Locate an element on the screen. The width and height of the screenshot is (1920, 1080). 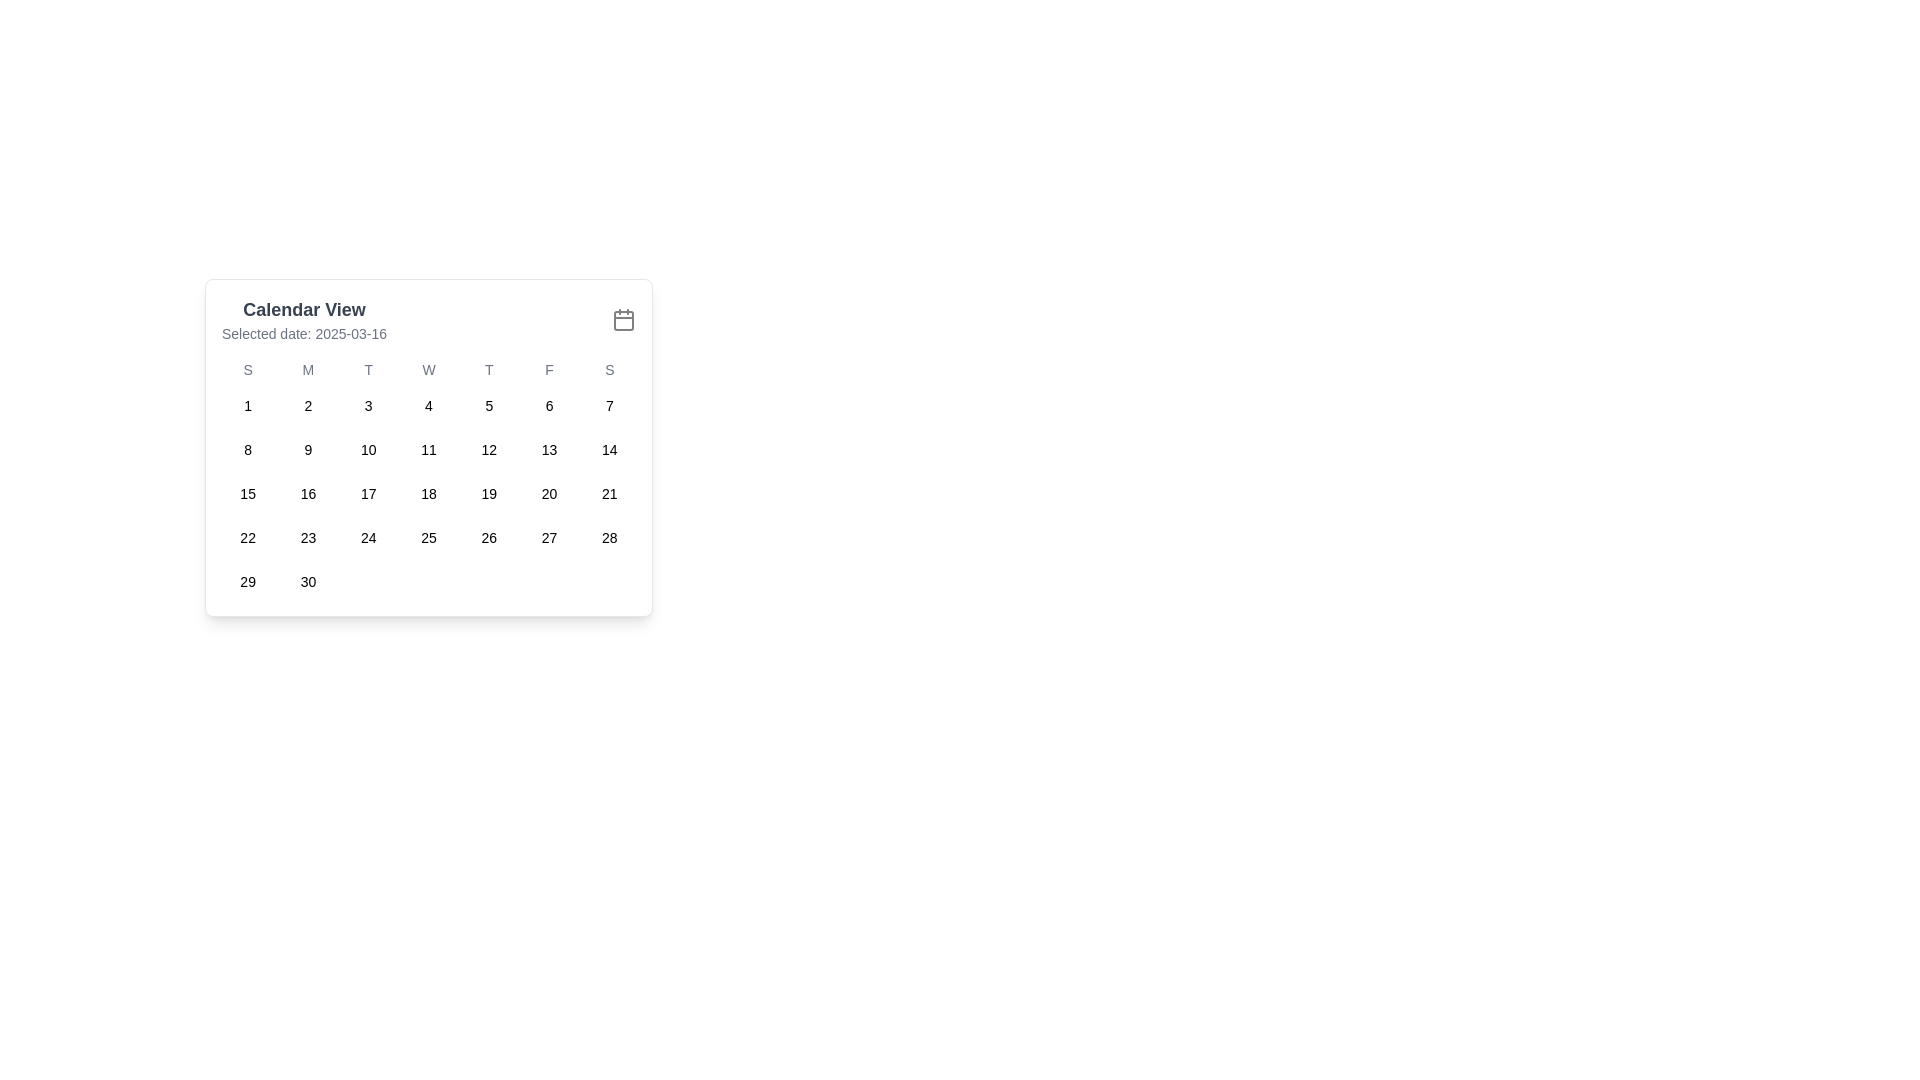
the button representing the date '5th' in the calendar, which is located in the first row and fifth cell of the grid structure is located at coordinates (489, 405).